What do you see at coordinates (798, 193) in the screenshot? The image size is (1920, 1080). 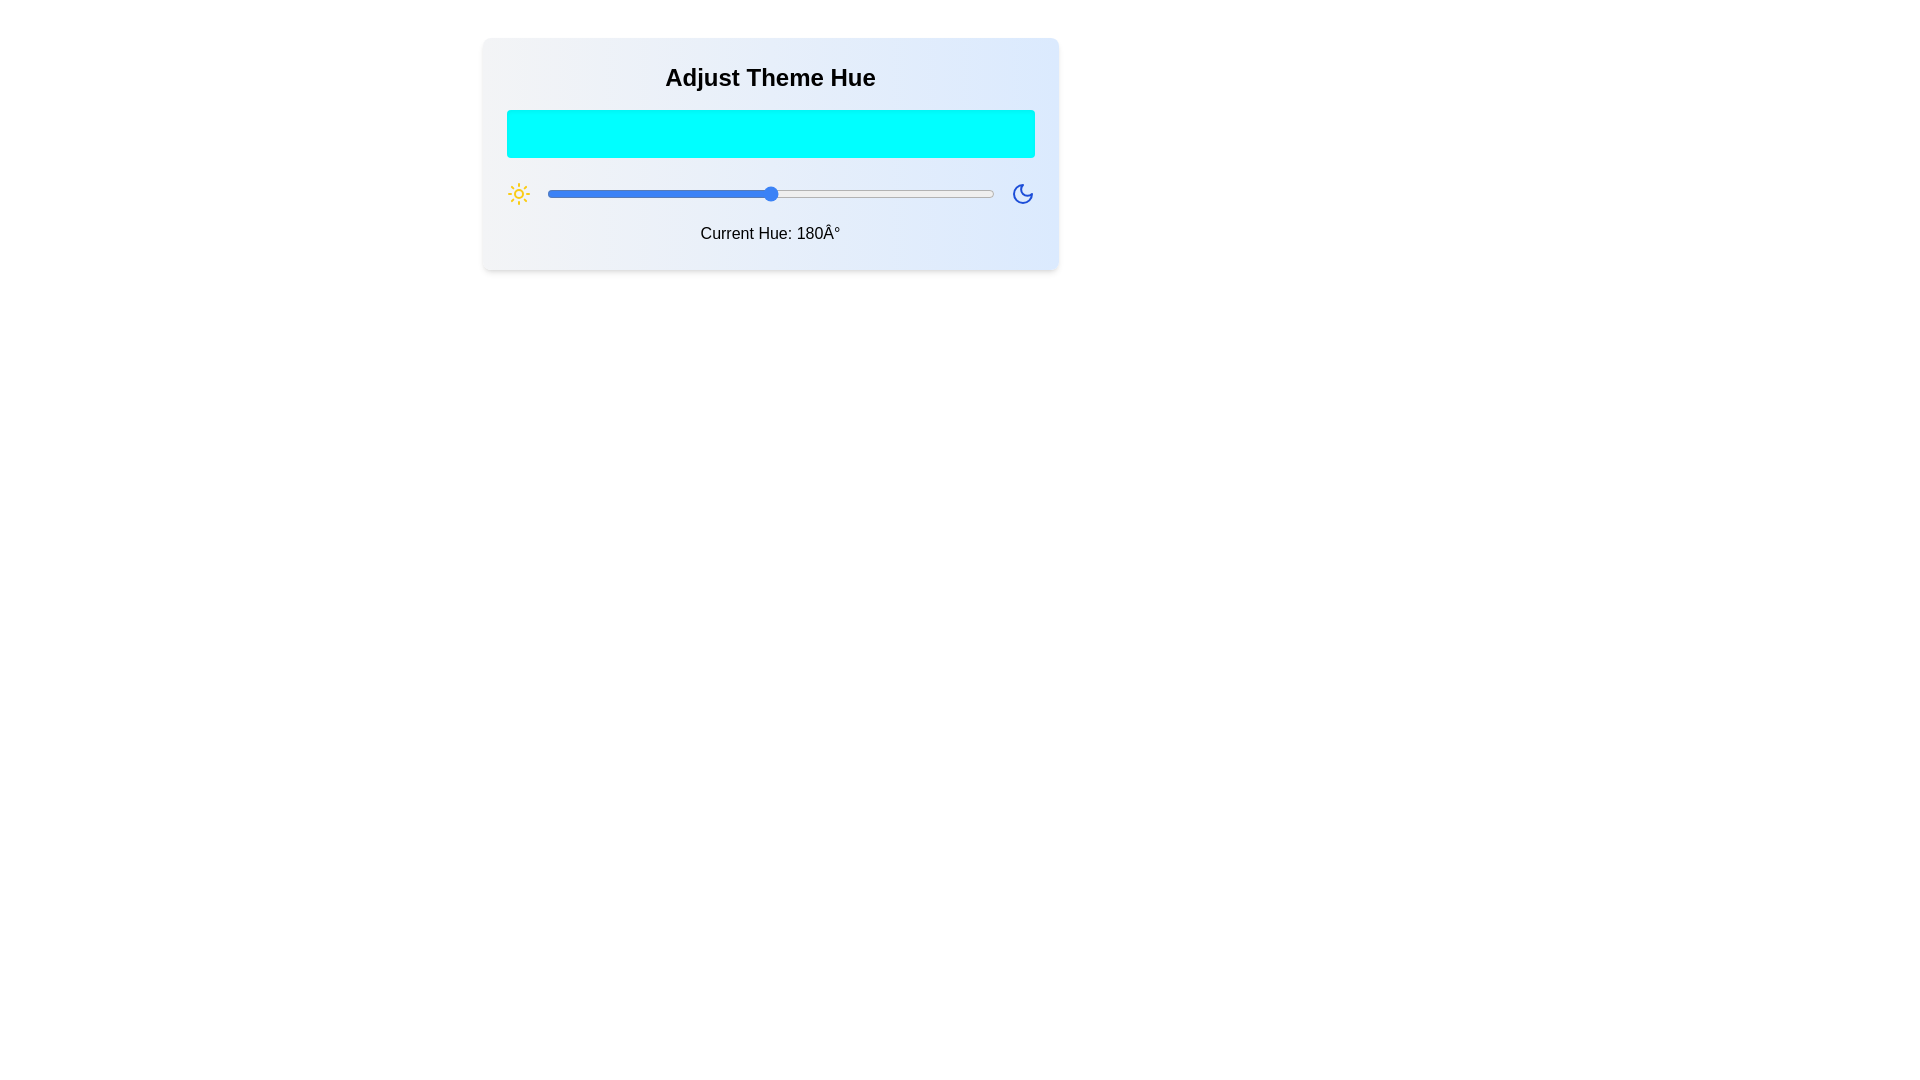 I see `the hue to 203 degrees by dragging the slider` at bounding box center [798, 193].